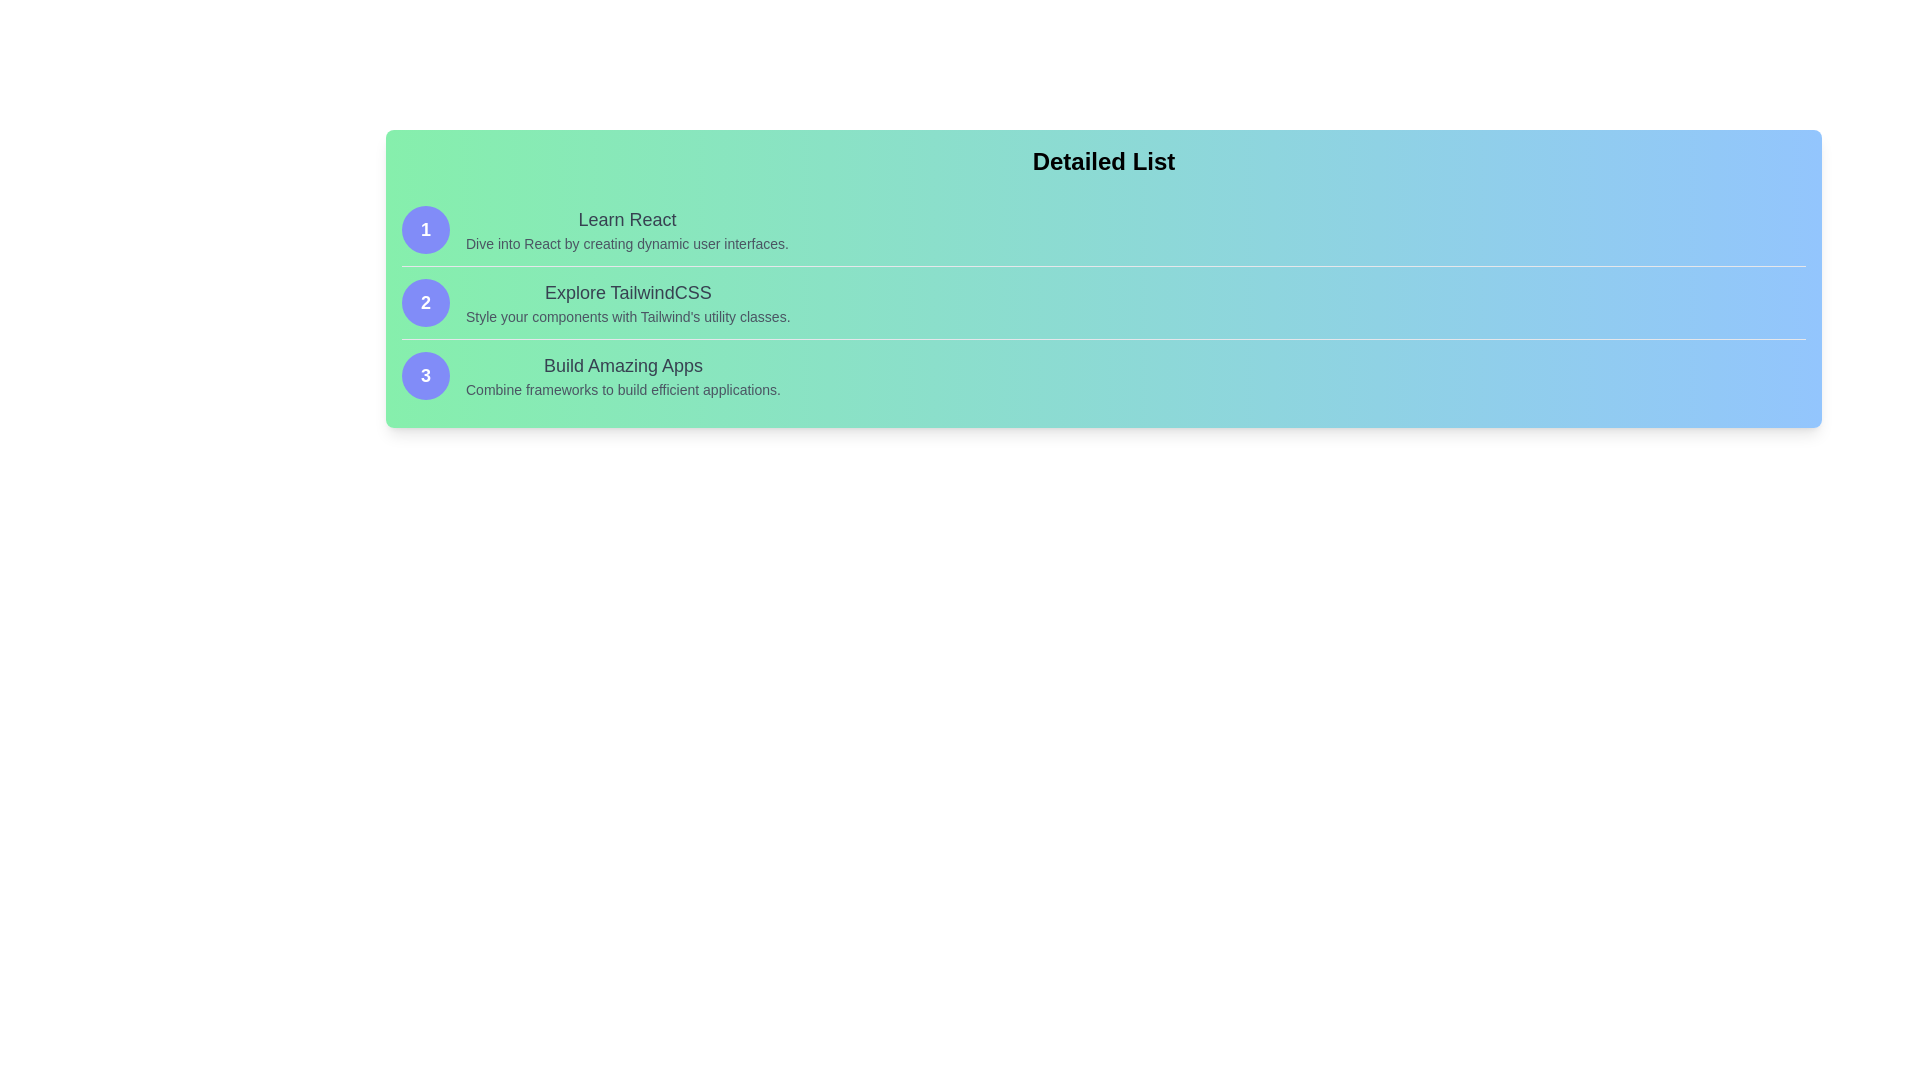 The image size is (1920, 1080). I want to click on the circular badge with a light purple background containing the numeral '1', which is positioned at the top of a vertical list aligned with the text 'Learn React', so click(425, 229).